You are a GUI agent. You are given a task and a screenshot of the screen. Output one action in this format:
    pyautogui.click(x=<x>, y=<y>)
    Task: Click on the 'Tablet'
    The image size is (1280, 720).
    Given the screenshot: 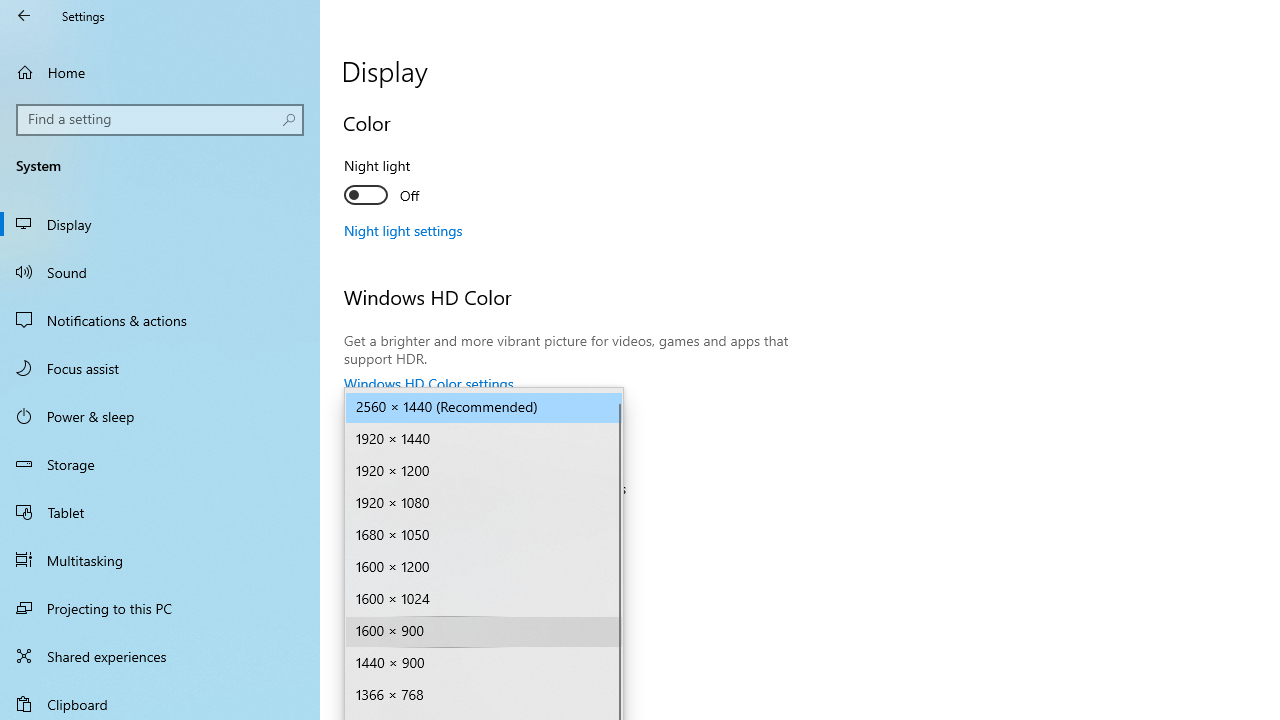 What is the action you would take?
    pyautogui.click(x=160, y=510)
    